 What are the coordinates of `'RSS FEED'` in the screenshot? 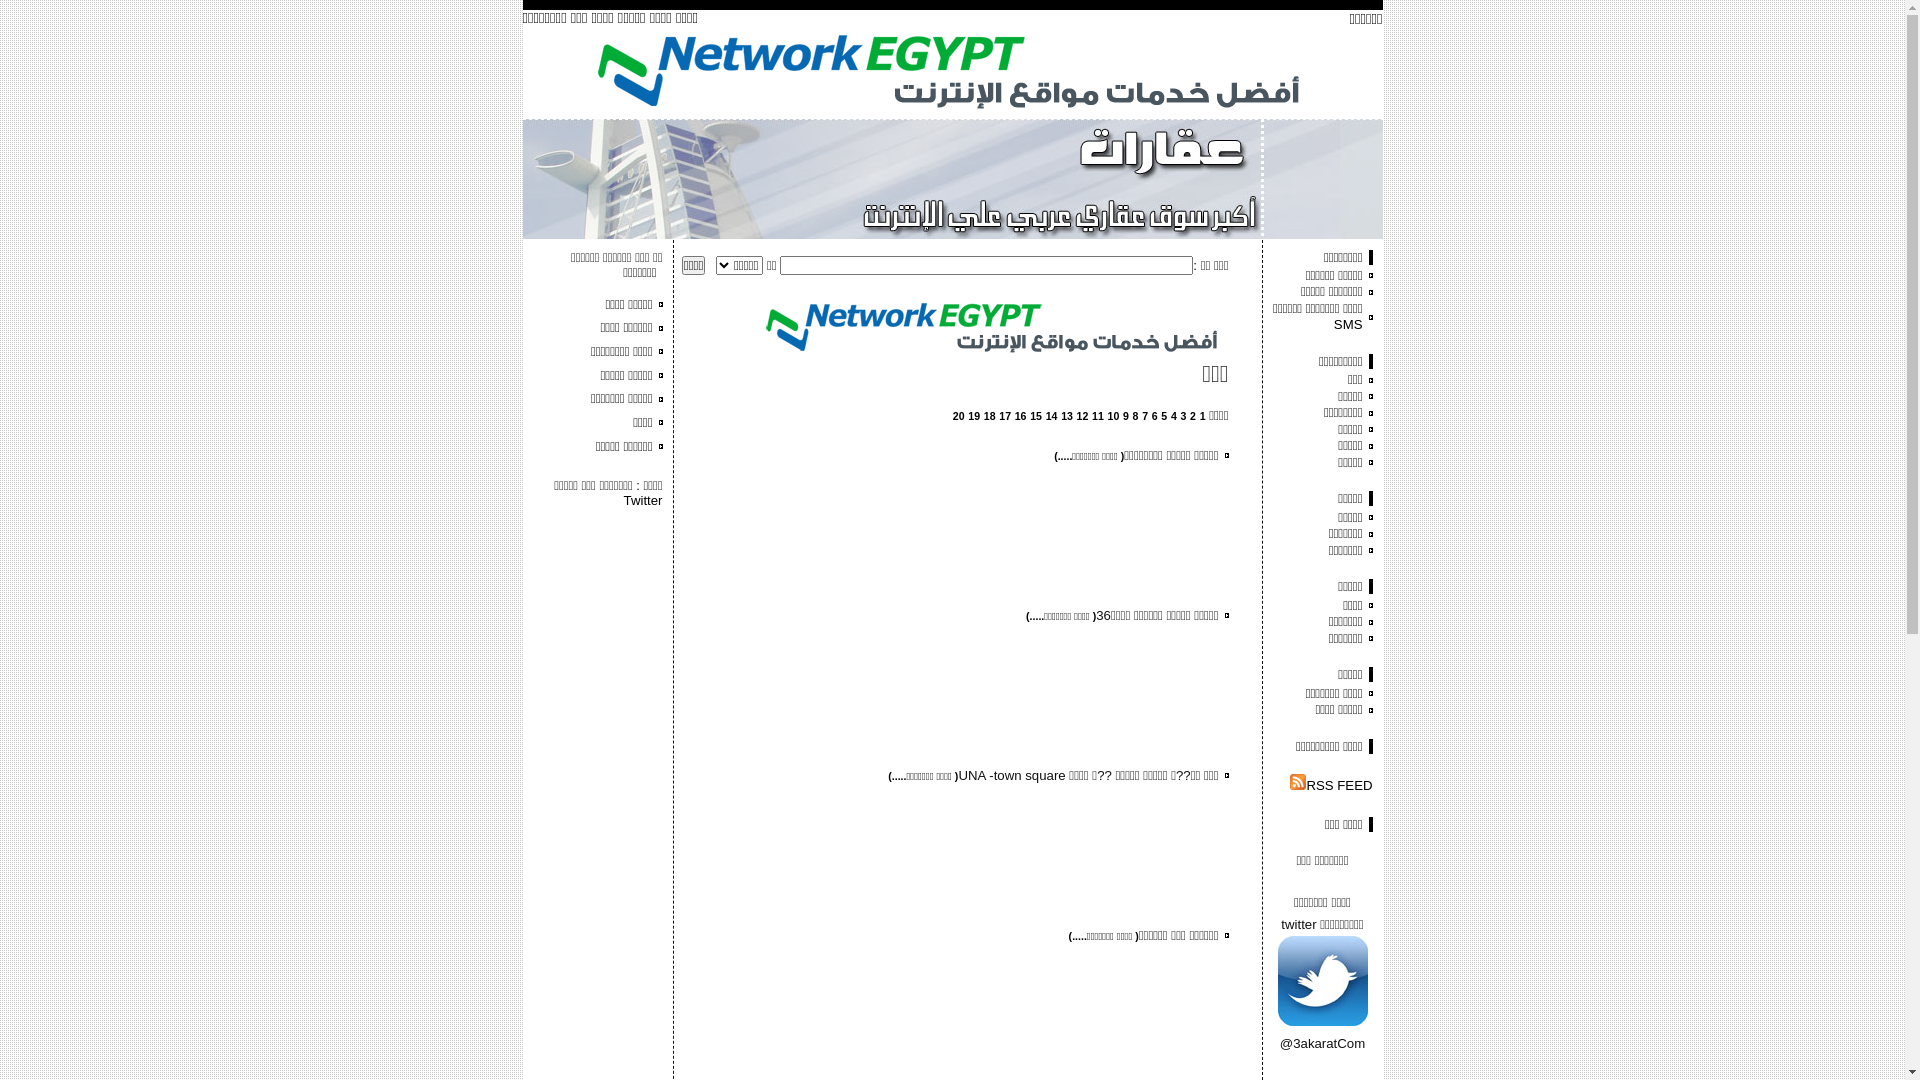 It's located at (1330, 784).